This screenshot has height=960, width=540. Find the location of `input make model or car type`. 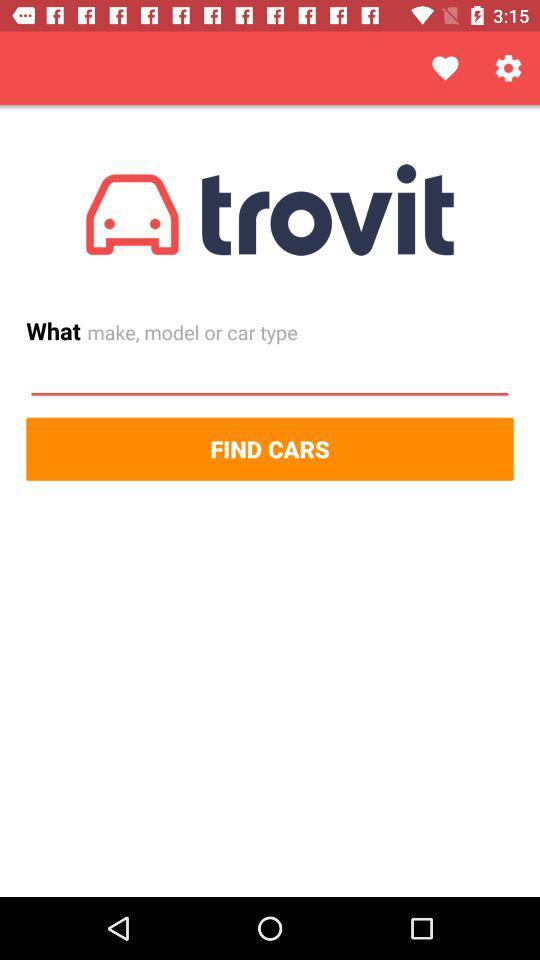

input make model or car type is located at coordinates (270, 374).